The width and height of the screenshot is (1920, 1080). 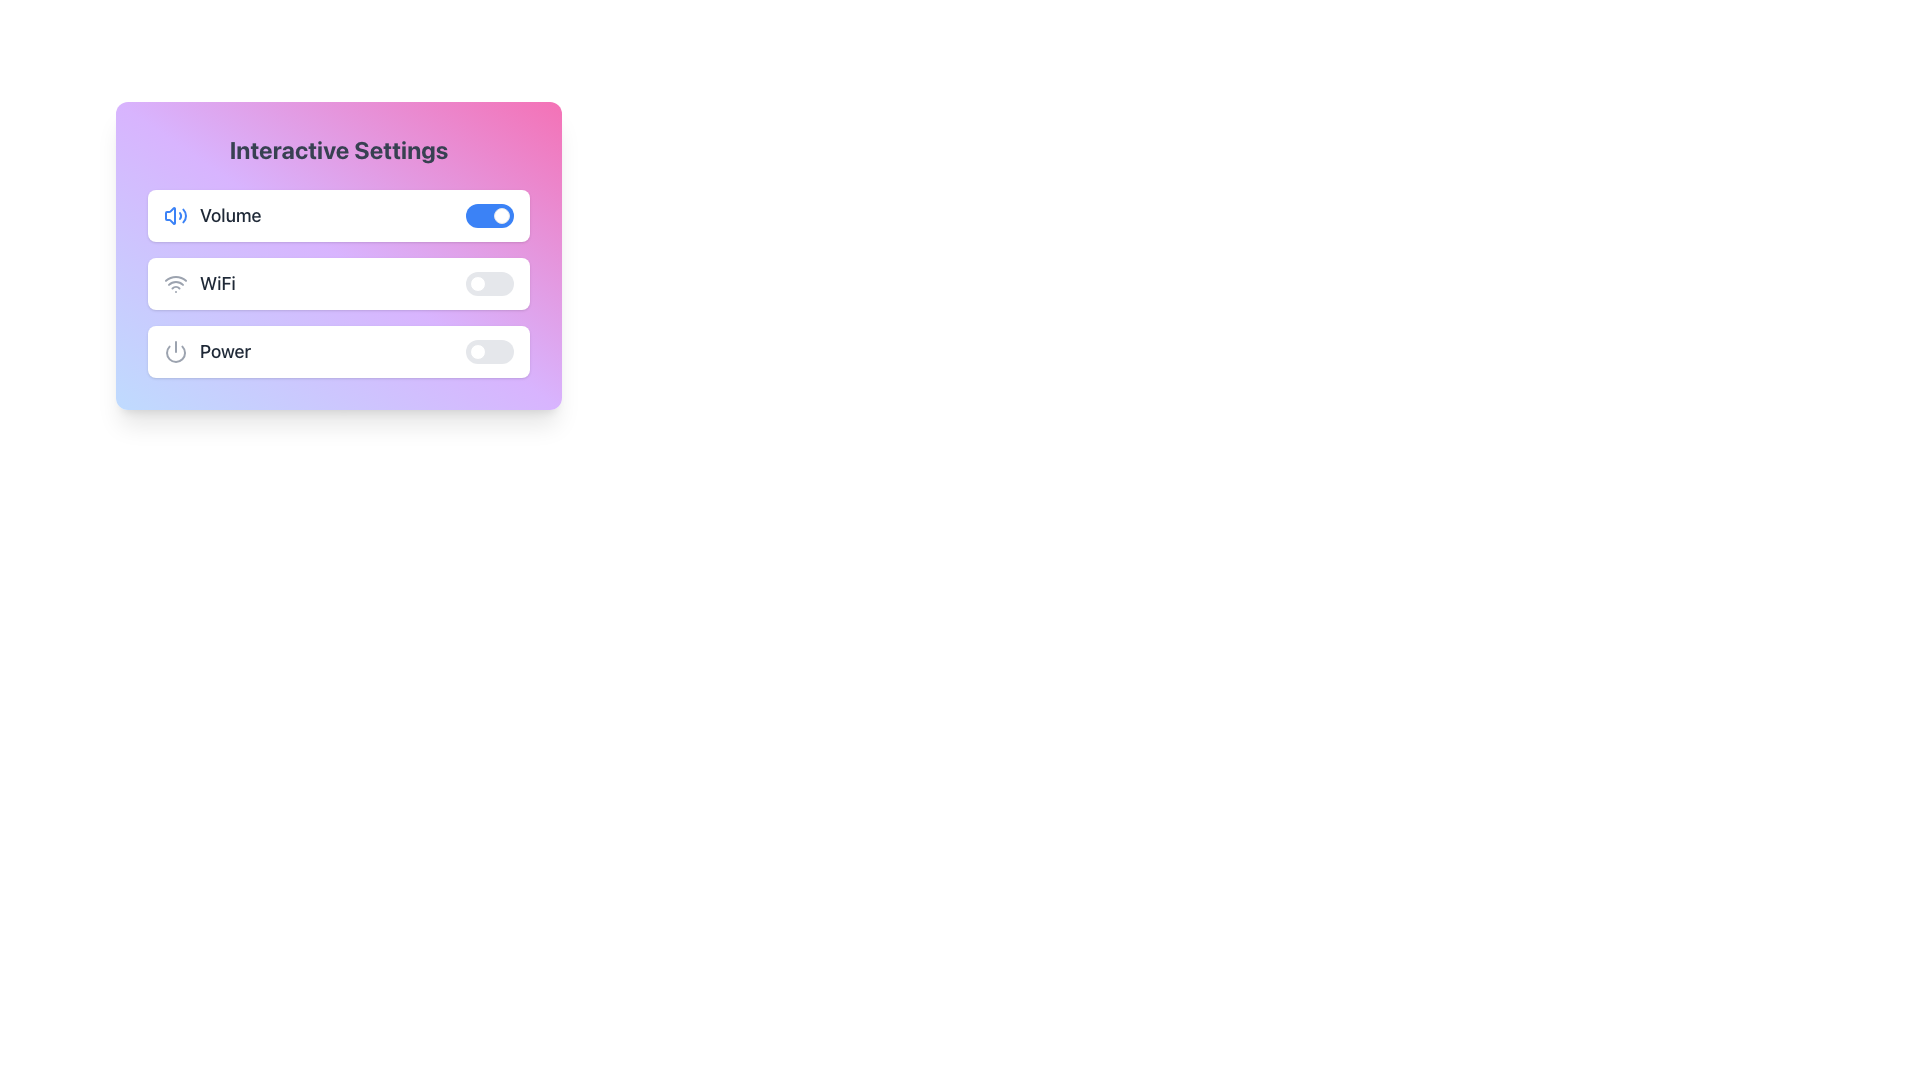 I want to click on the 'WiFi' text element, which is styled in a large gray font, located in the center of the second row of a card with a gradient purple and pink background, so click(x=217, y=284).